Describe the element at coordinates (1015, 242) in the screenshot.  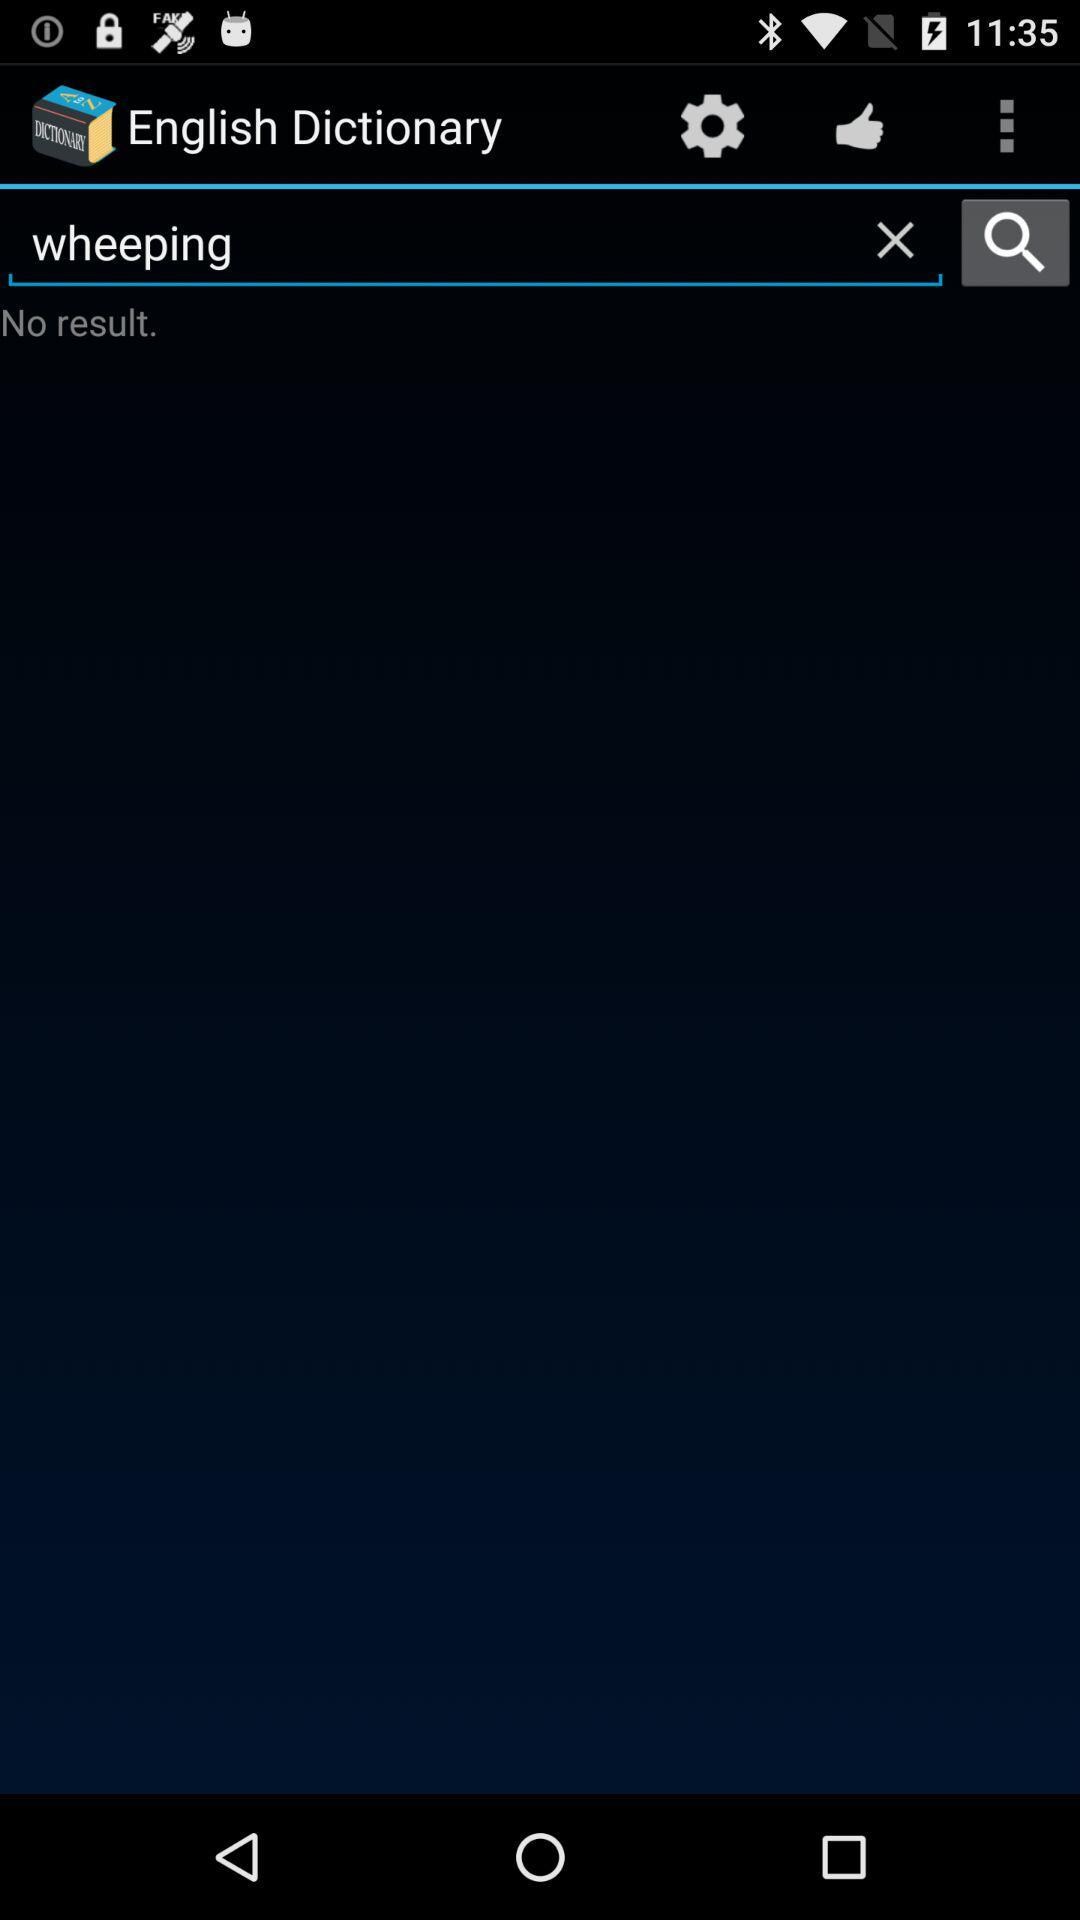
I see `item next to wheeping icon` at that location.